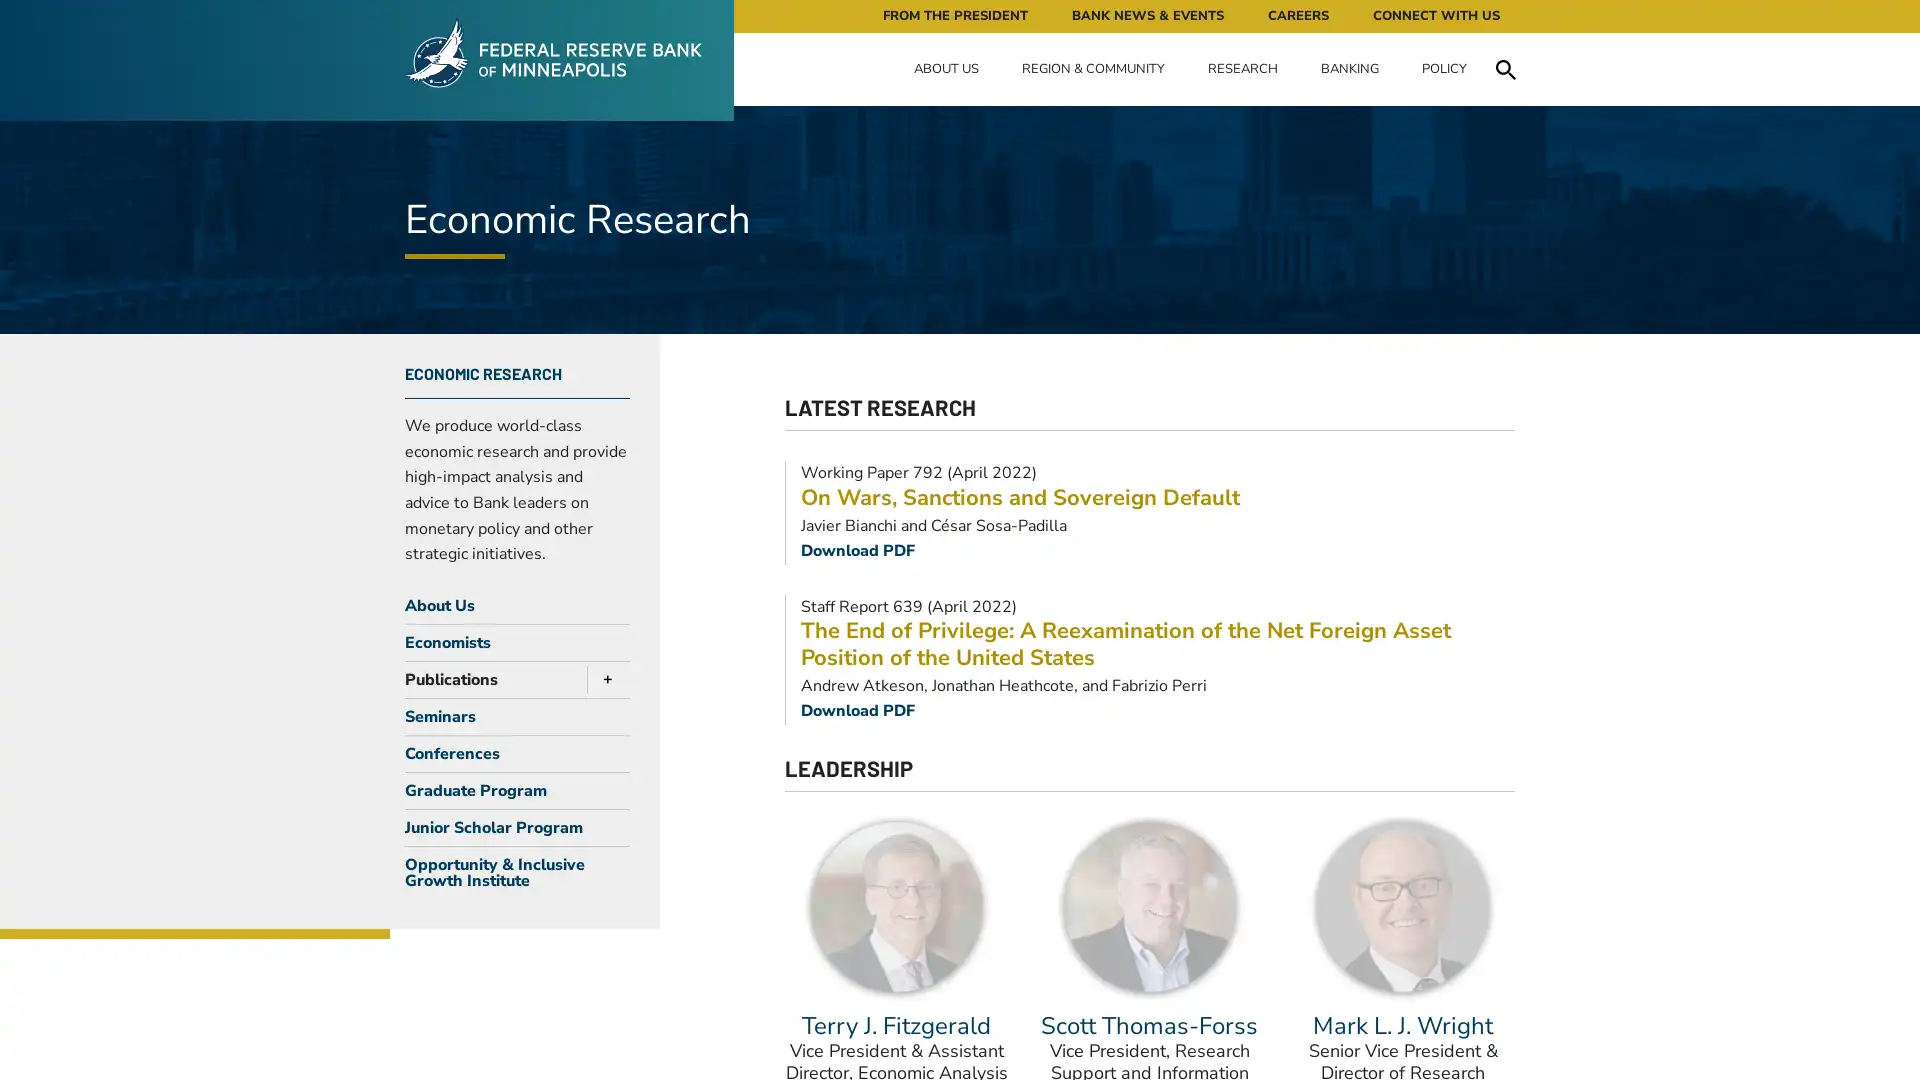 The width and height of the screenshot is (1920, 1080). Describe the element at coordinates (1505, 68) in the screenshot. I see `Toggle Search` at that location.